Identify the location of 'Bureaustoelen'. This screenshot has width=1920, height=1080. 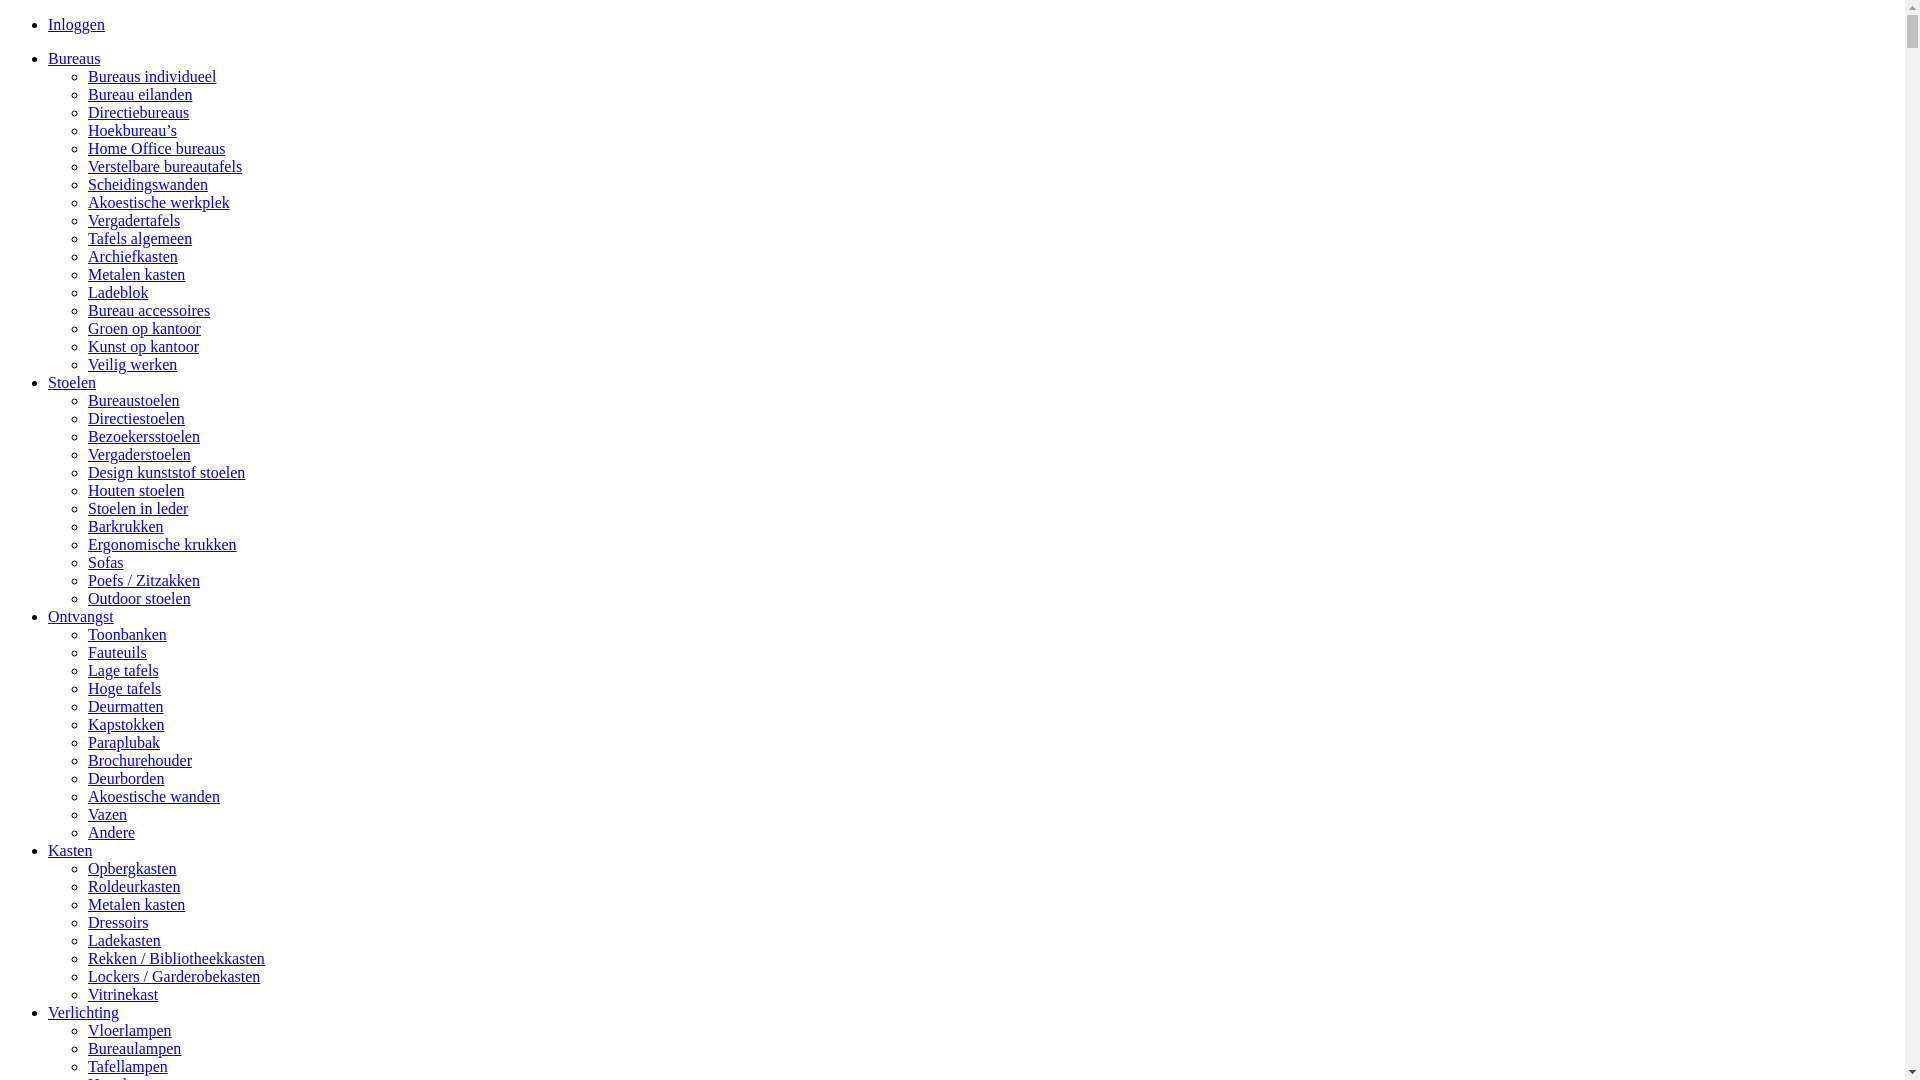
(133, 400).